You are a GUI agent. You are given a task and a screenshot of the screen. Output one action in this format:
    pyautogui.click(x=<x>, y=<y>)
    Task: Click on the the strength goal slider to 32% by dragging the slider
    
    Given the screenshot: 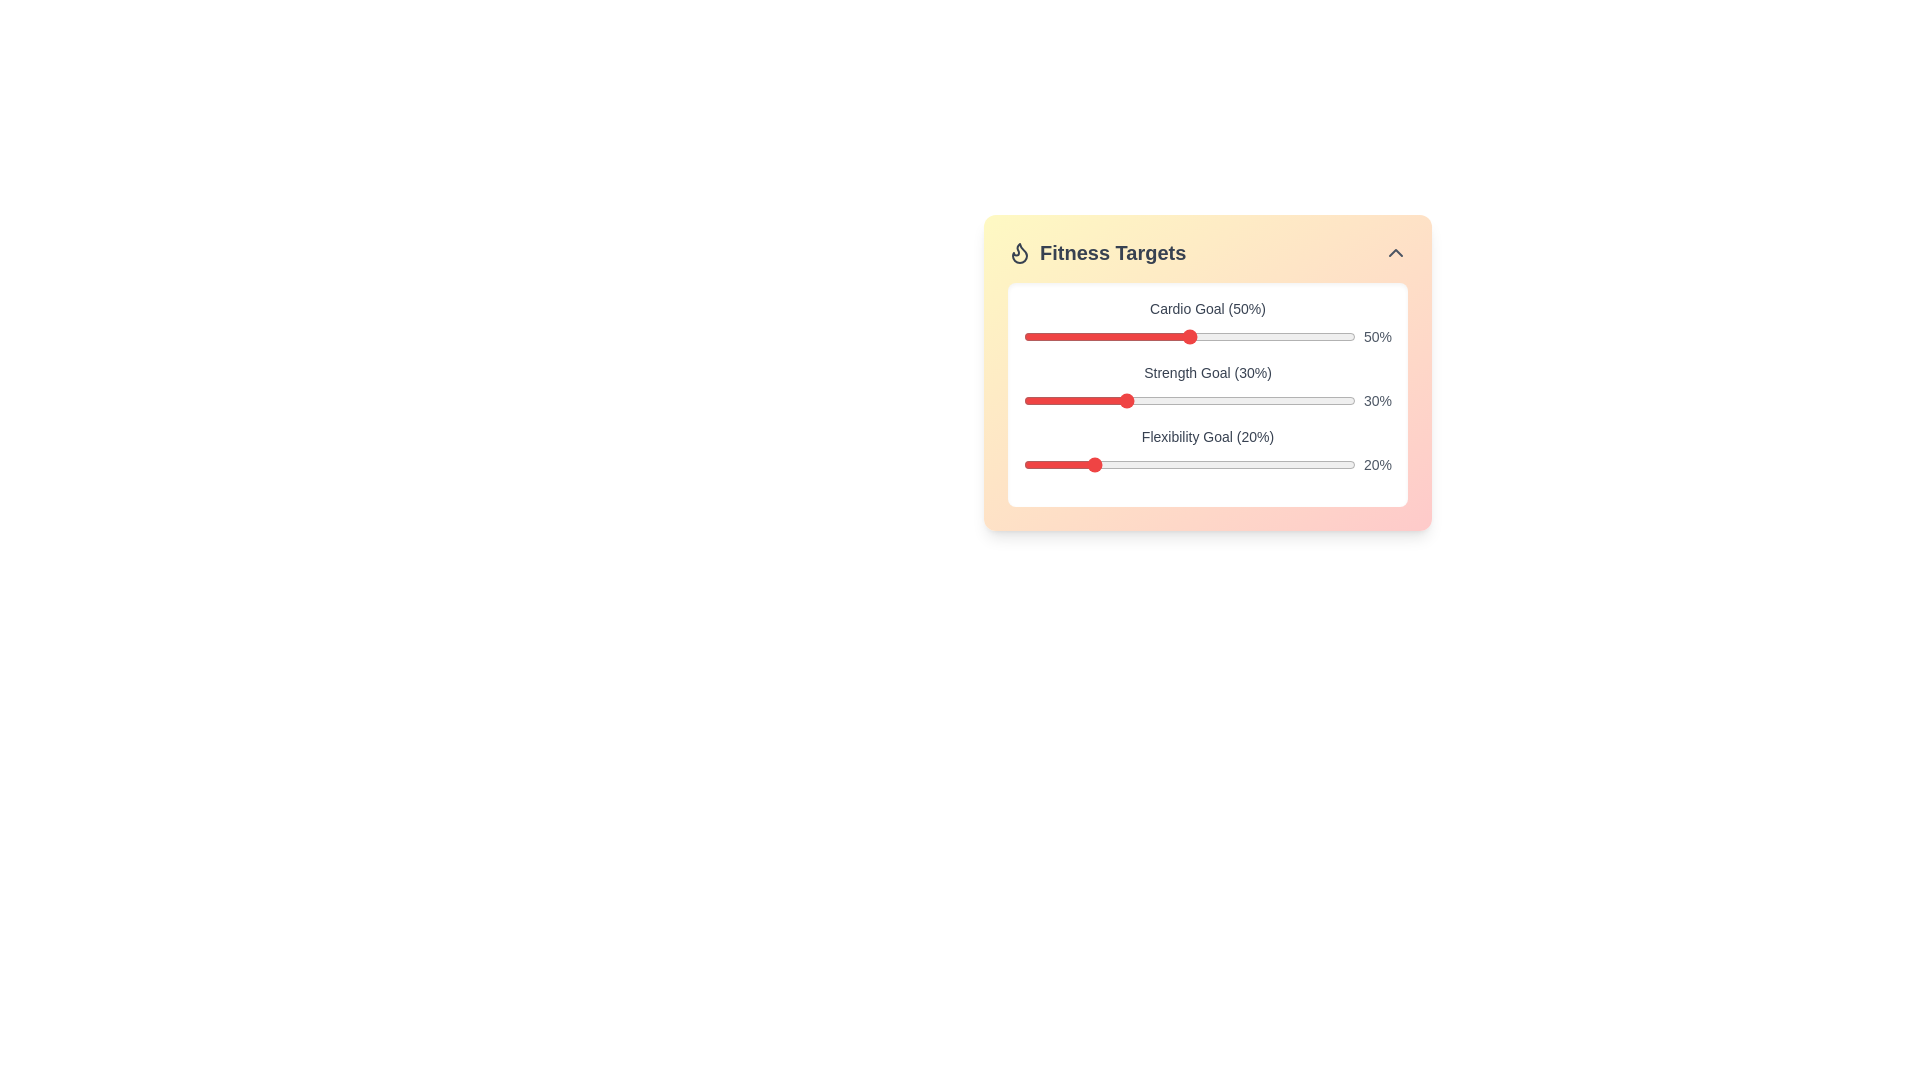 What is the action you would take?
    pyautogui.click(x=1130, y=401)
    